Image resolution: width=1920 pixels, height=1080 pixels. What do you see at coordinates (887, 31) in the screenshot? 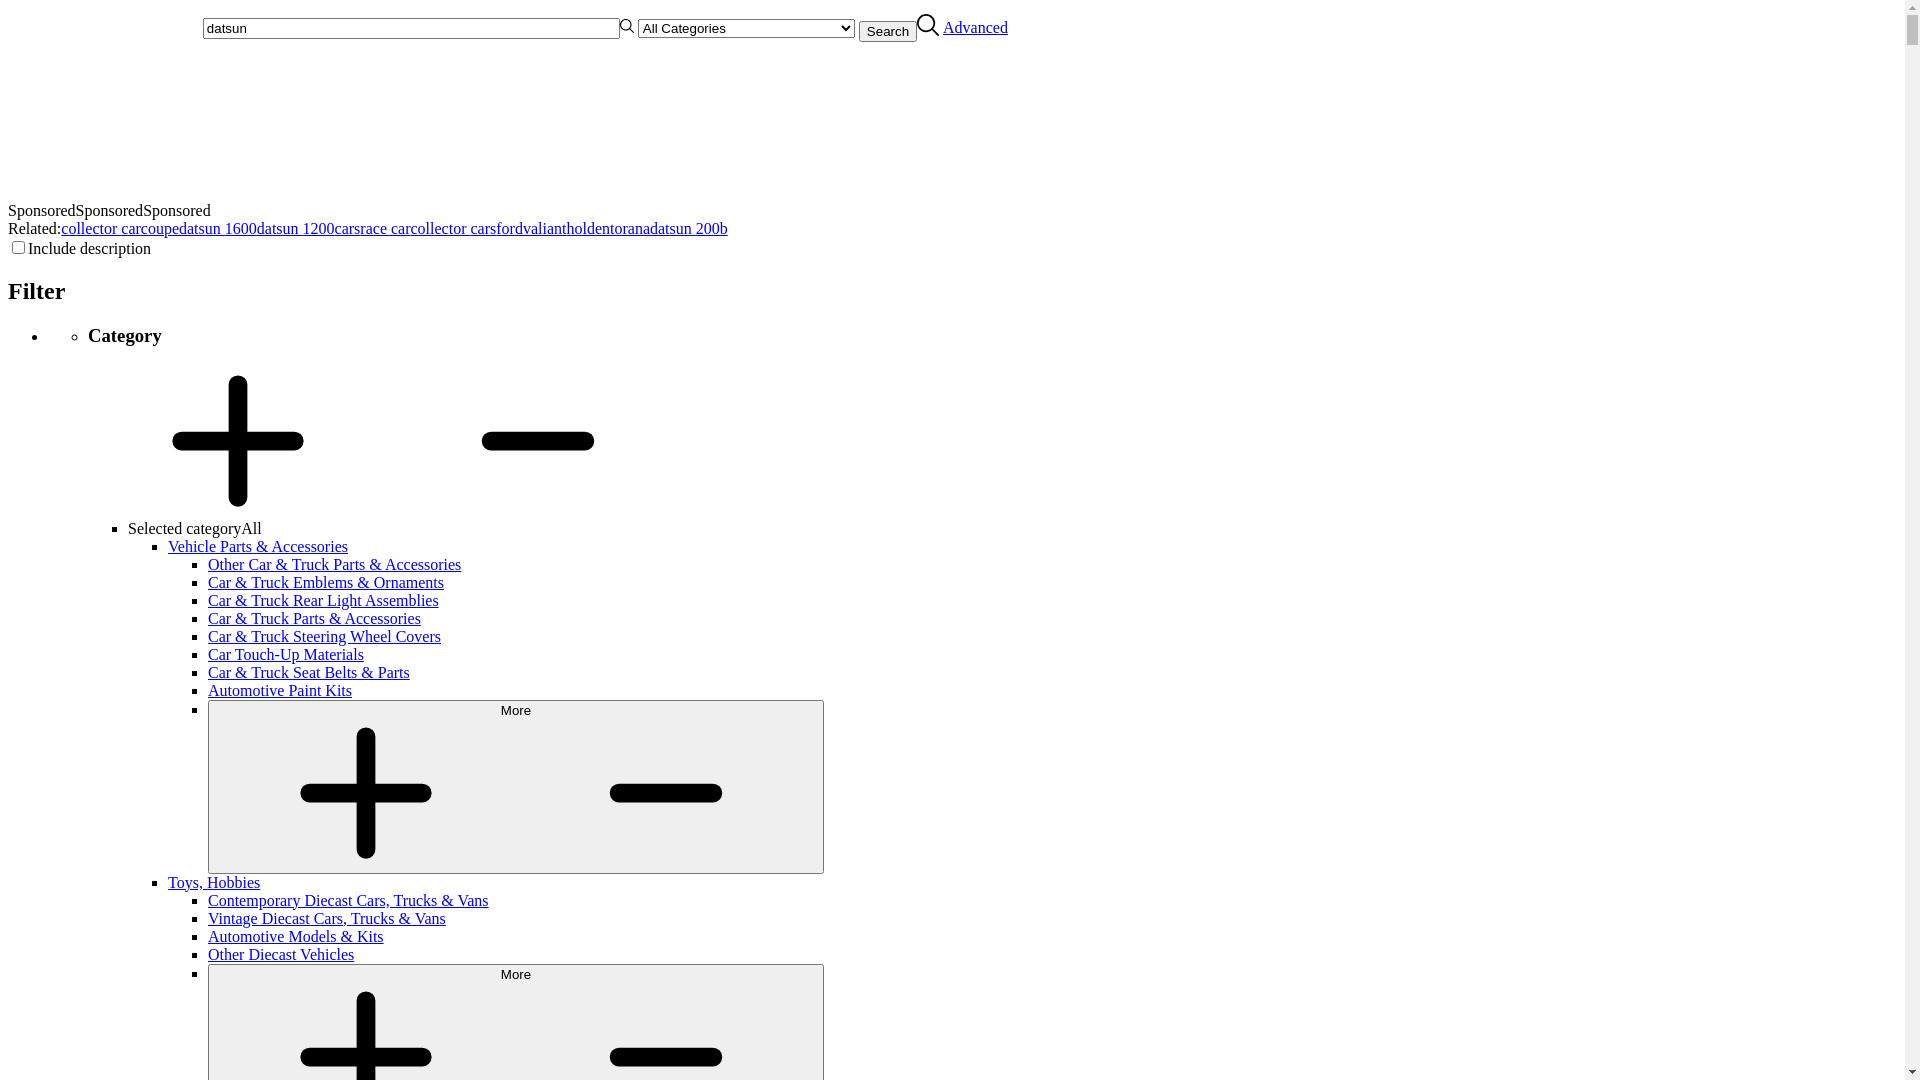
I see `'Search'` at bounding box center [887, 31].